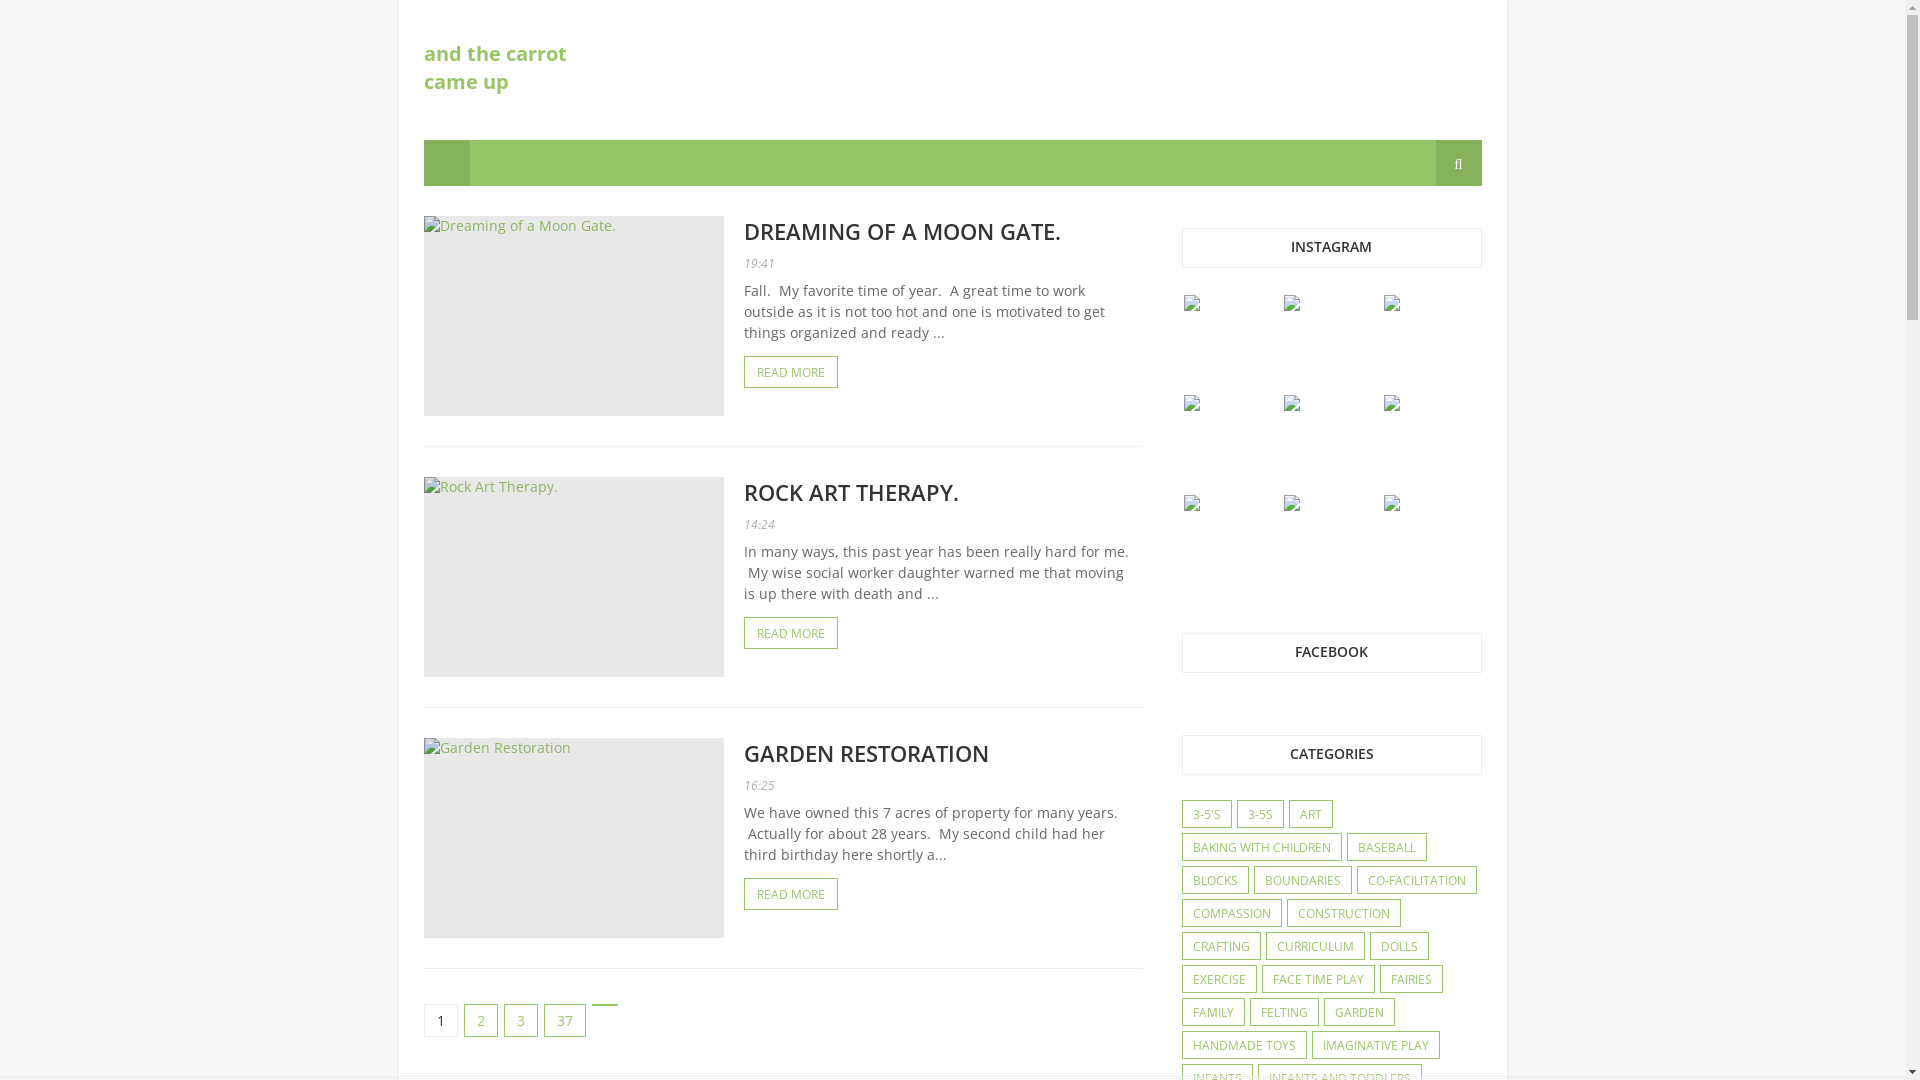  Describe the element at coordinates (480, 1020) in the screenshot. I see `'2'` at that location.